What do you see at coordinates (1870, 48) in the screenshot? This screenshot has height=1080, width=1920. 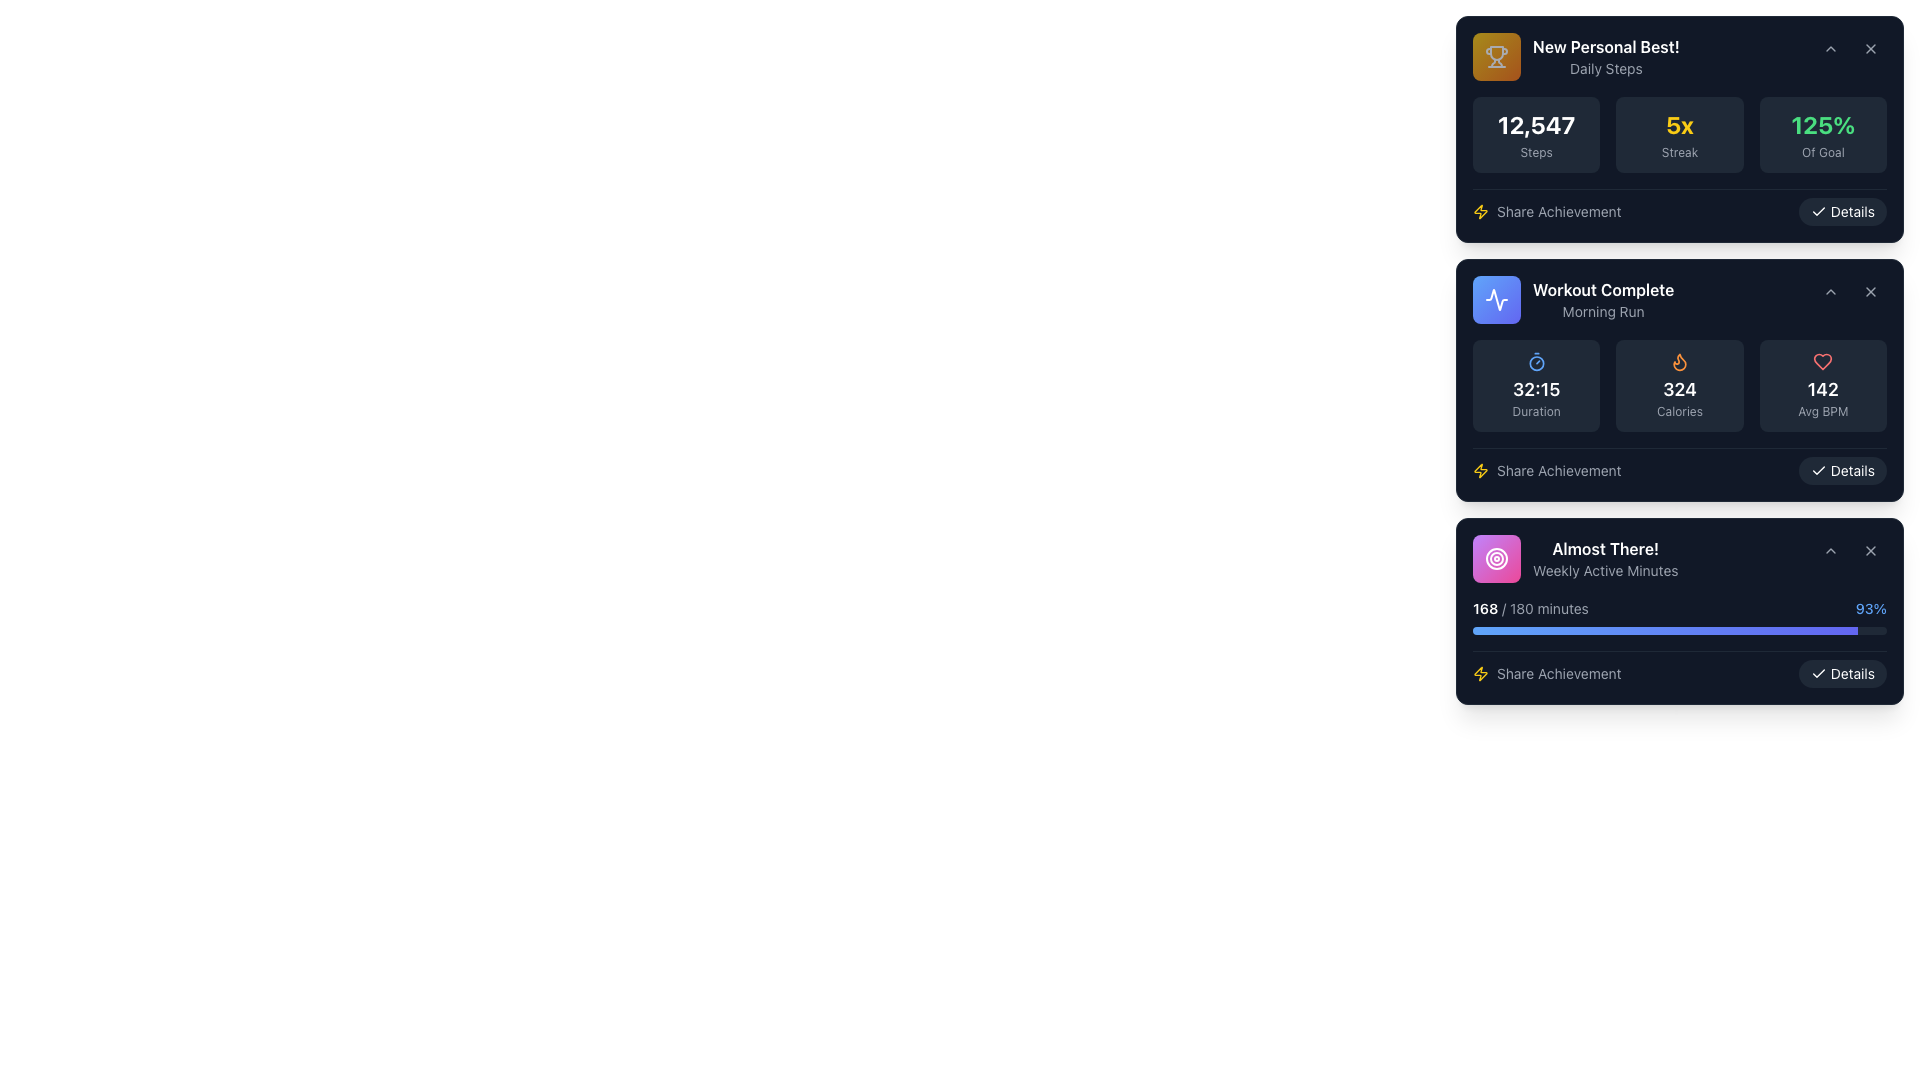 I see `the close button located in the top-right corner of the 'New Personal Best!' achievement card` at bounding box center [1870, 48].